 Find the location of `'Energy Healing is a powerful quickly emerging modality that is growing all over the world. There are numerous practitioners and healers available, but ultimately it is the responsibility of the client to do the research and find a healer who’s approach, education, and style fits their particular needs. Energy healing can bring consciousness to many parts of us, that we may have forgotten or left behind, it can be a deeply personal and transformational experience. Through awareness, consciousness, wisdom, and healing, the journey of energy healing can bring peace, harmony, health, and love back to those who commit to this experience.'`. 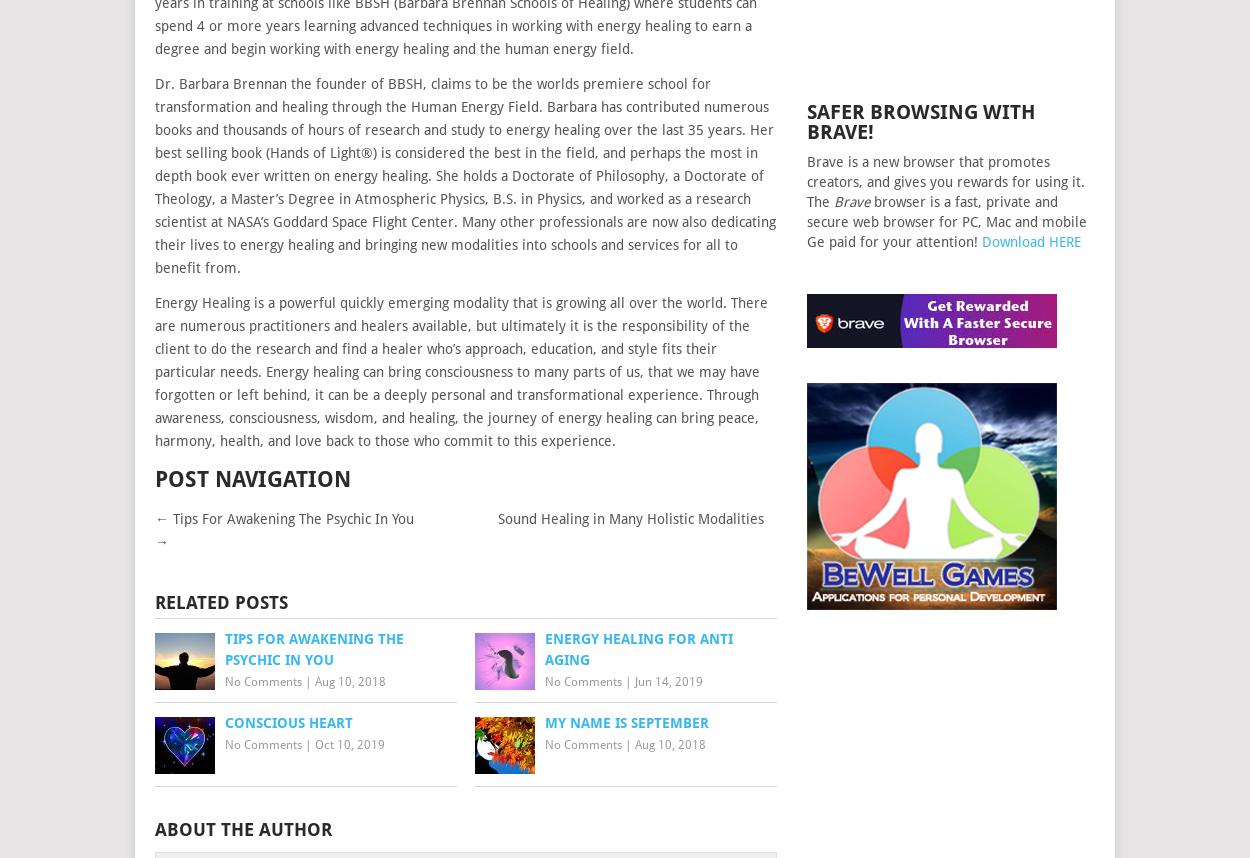

'Energy Healing is a powerful quickly emerging modality that is growing all over the world. There are numerous practitioners and healers available, but ultimately it is the responsibility of the client to do the research and find a healer who’s approach, education, and style fits their particular needs. Energy healing can bring consciousness to many parts of us, that we may have forgotten or left behind, it can be a deeply personal and transformational experience. Through awareness, consciousness, wisdom, and healing, the journey of energy healing can bring peace, harmony, health, and love back to those who commit to this experience.' is located at coordinates (460, 372).